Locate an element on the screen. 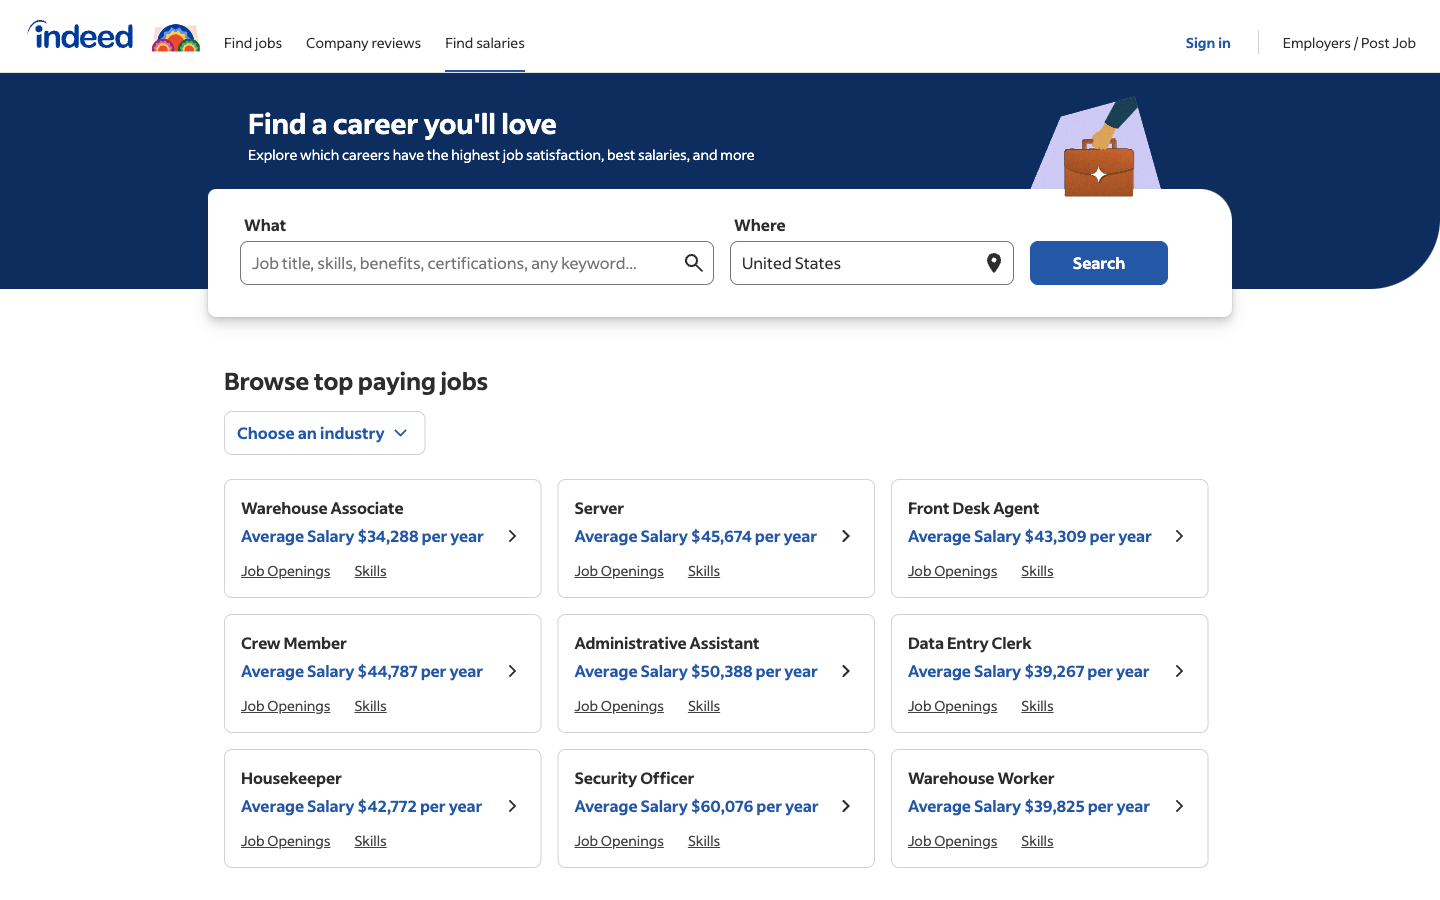 This screenshot has height=900, width=1440. View information about "Front Desk Agent is located at coordinates (1178, 537).